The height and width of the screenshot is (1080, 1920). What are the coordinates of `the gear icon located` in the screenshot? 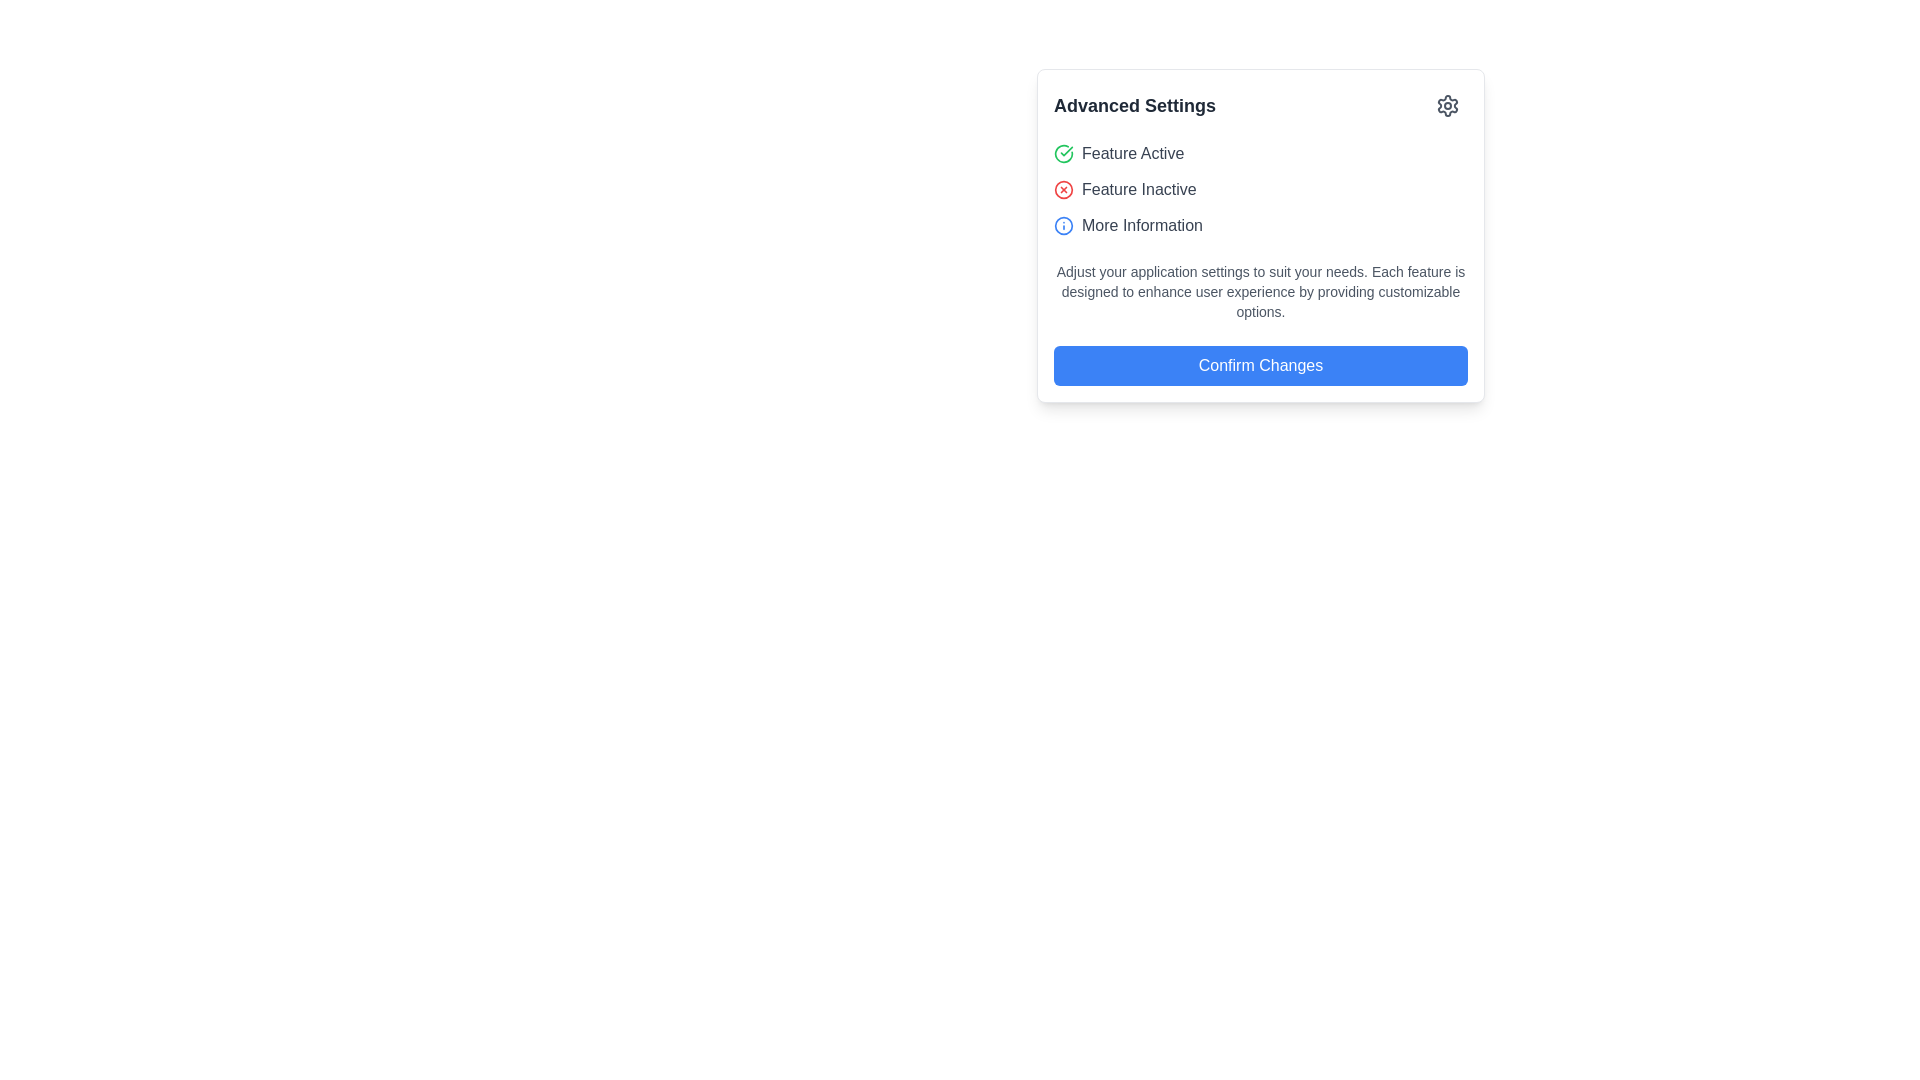 It's located at (1448, 105).